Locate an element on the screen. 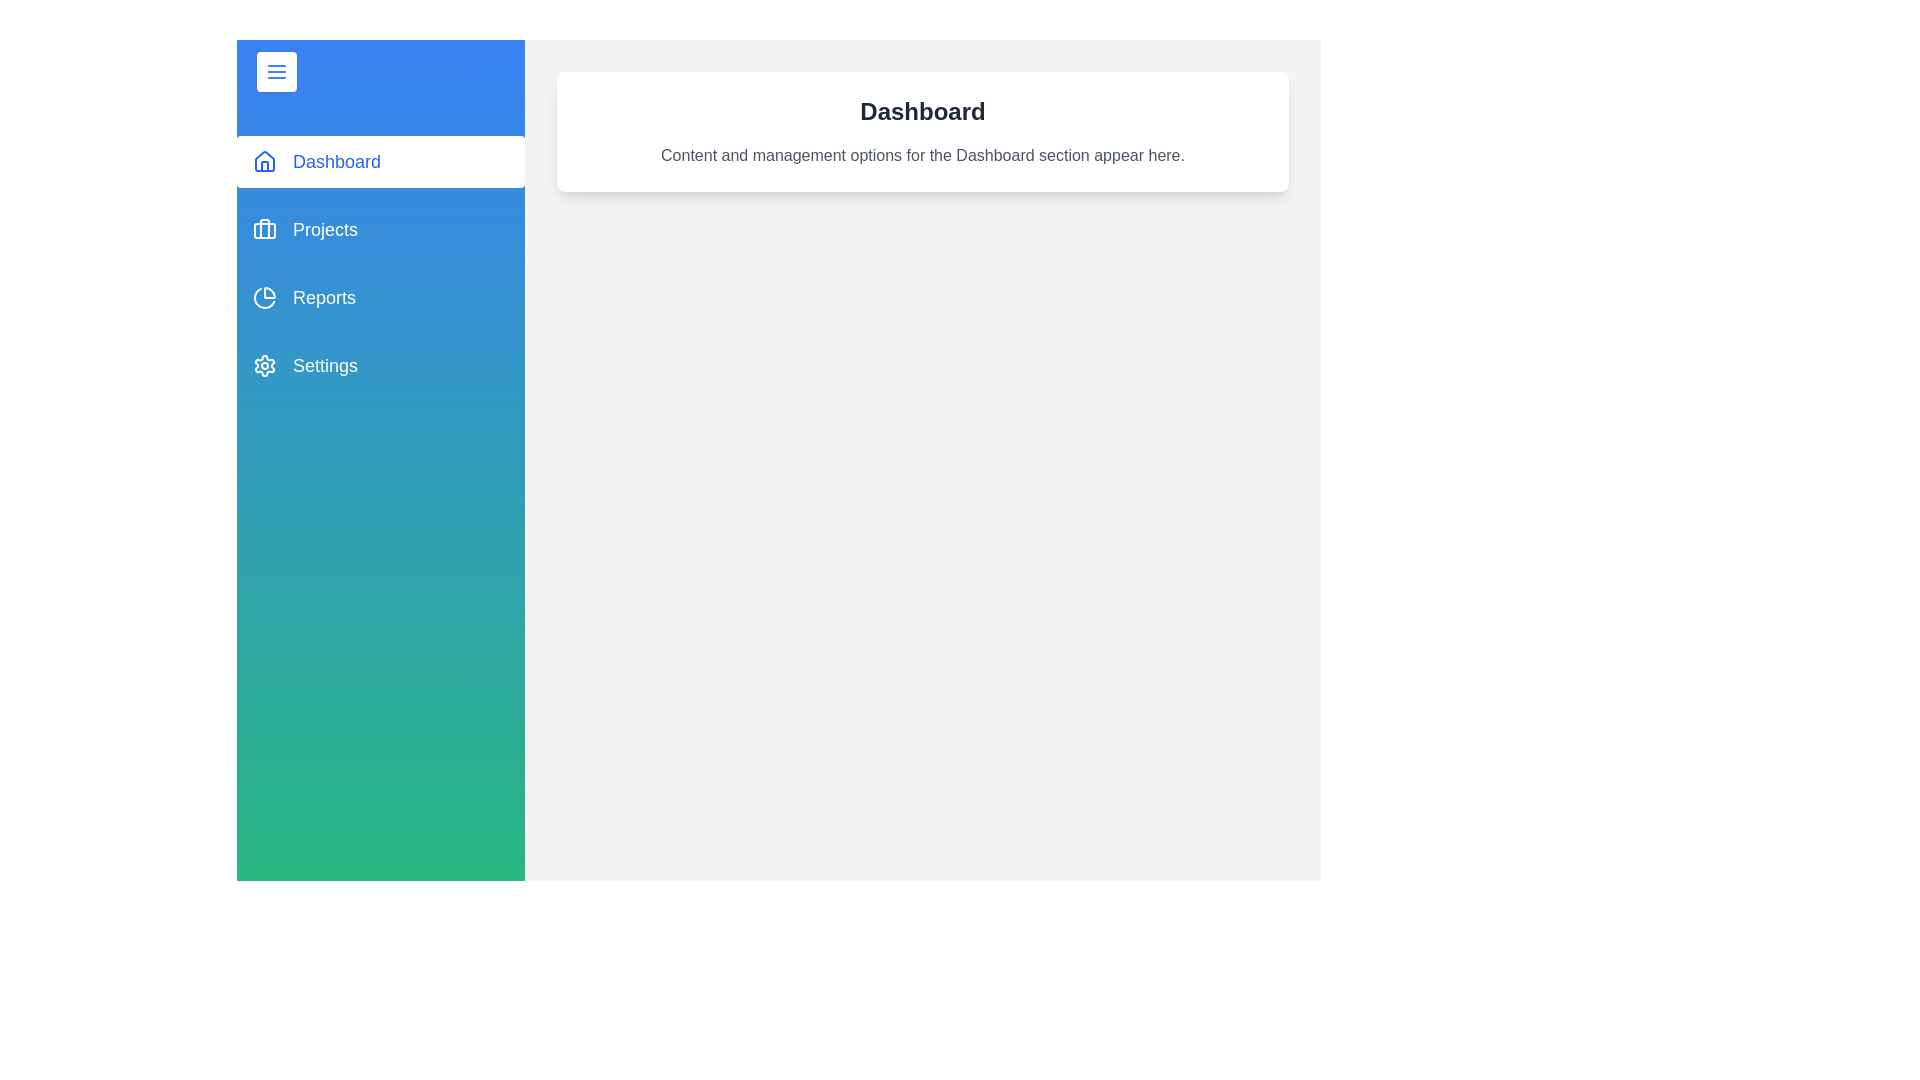  the section Settings from the navigation menu is located at coordinates (380, 366).